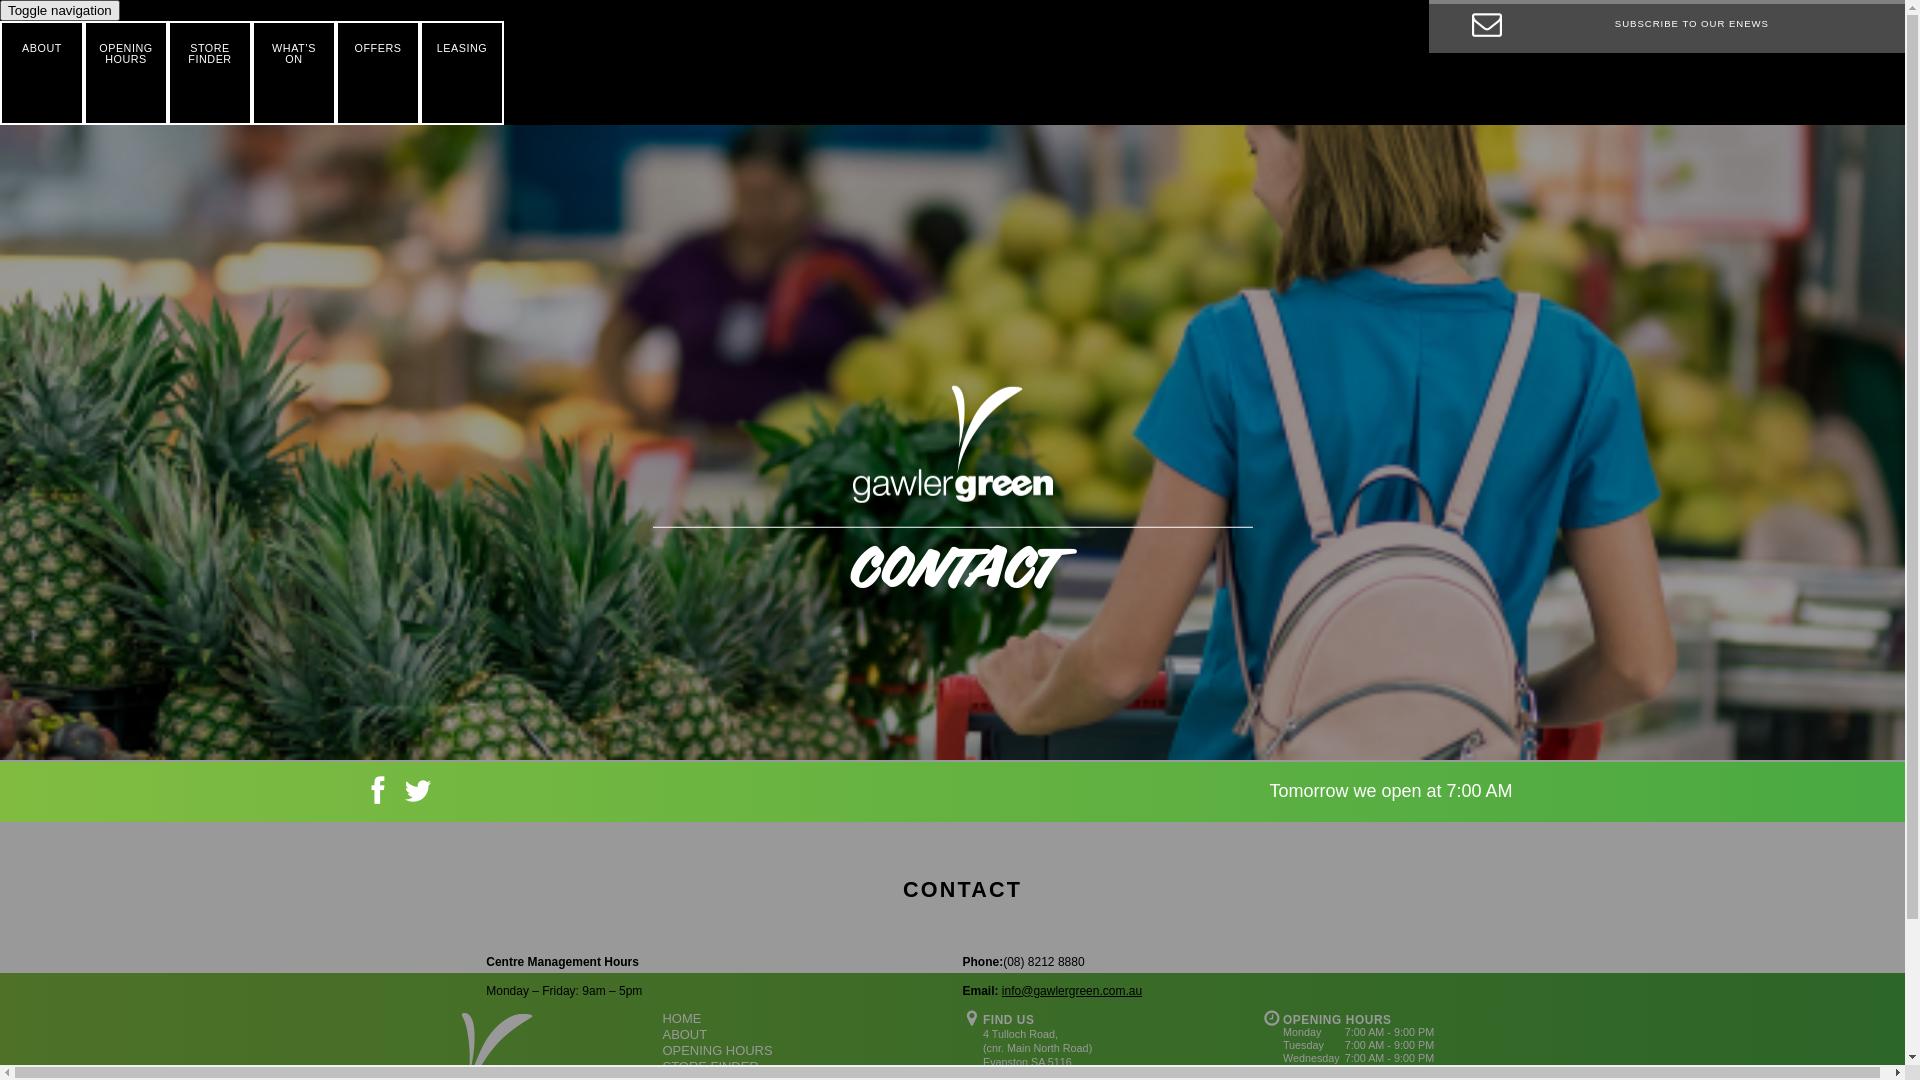 The image size is (1920, 1080). I want to click on 'LEASING', so click(460, 72).